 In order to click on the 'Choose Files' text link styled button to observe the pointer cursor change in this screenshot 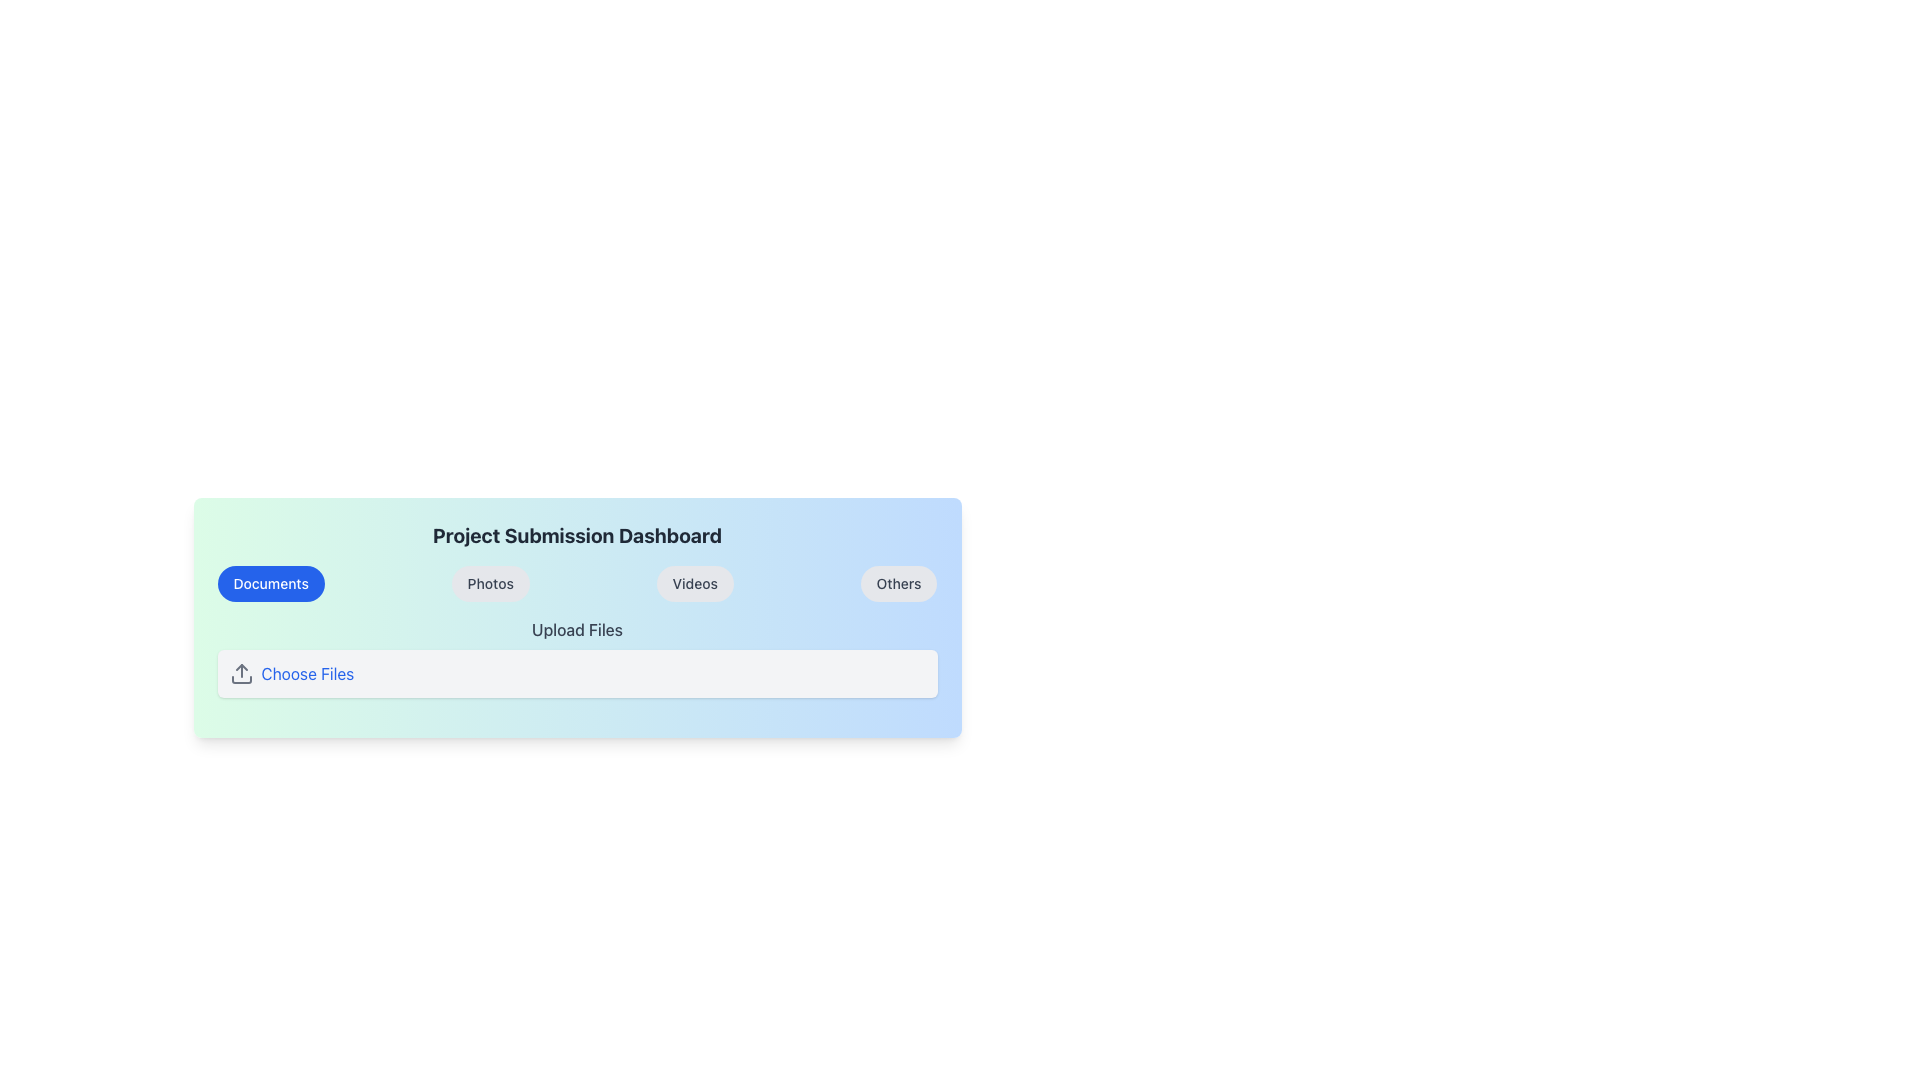, I will do `click(306, 674)`.